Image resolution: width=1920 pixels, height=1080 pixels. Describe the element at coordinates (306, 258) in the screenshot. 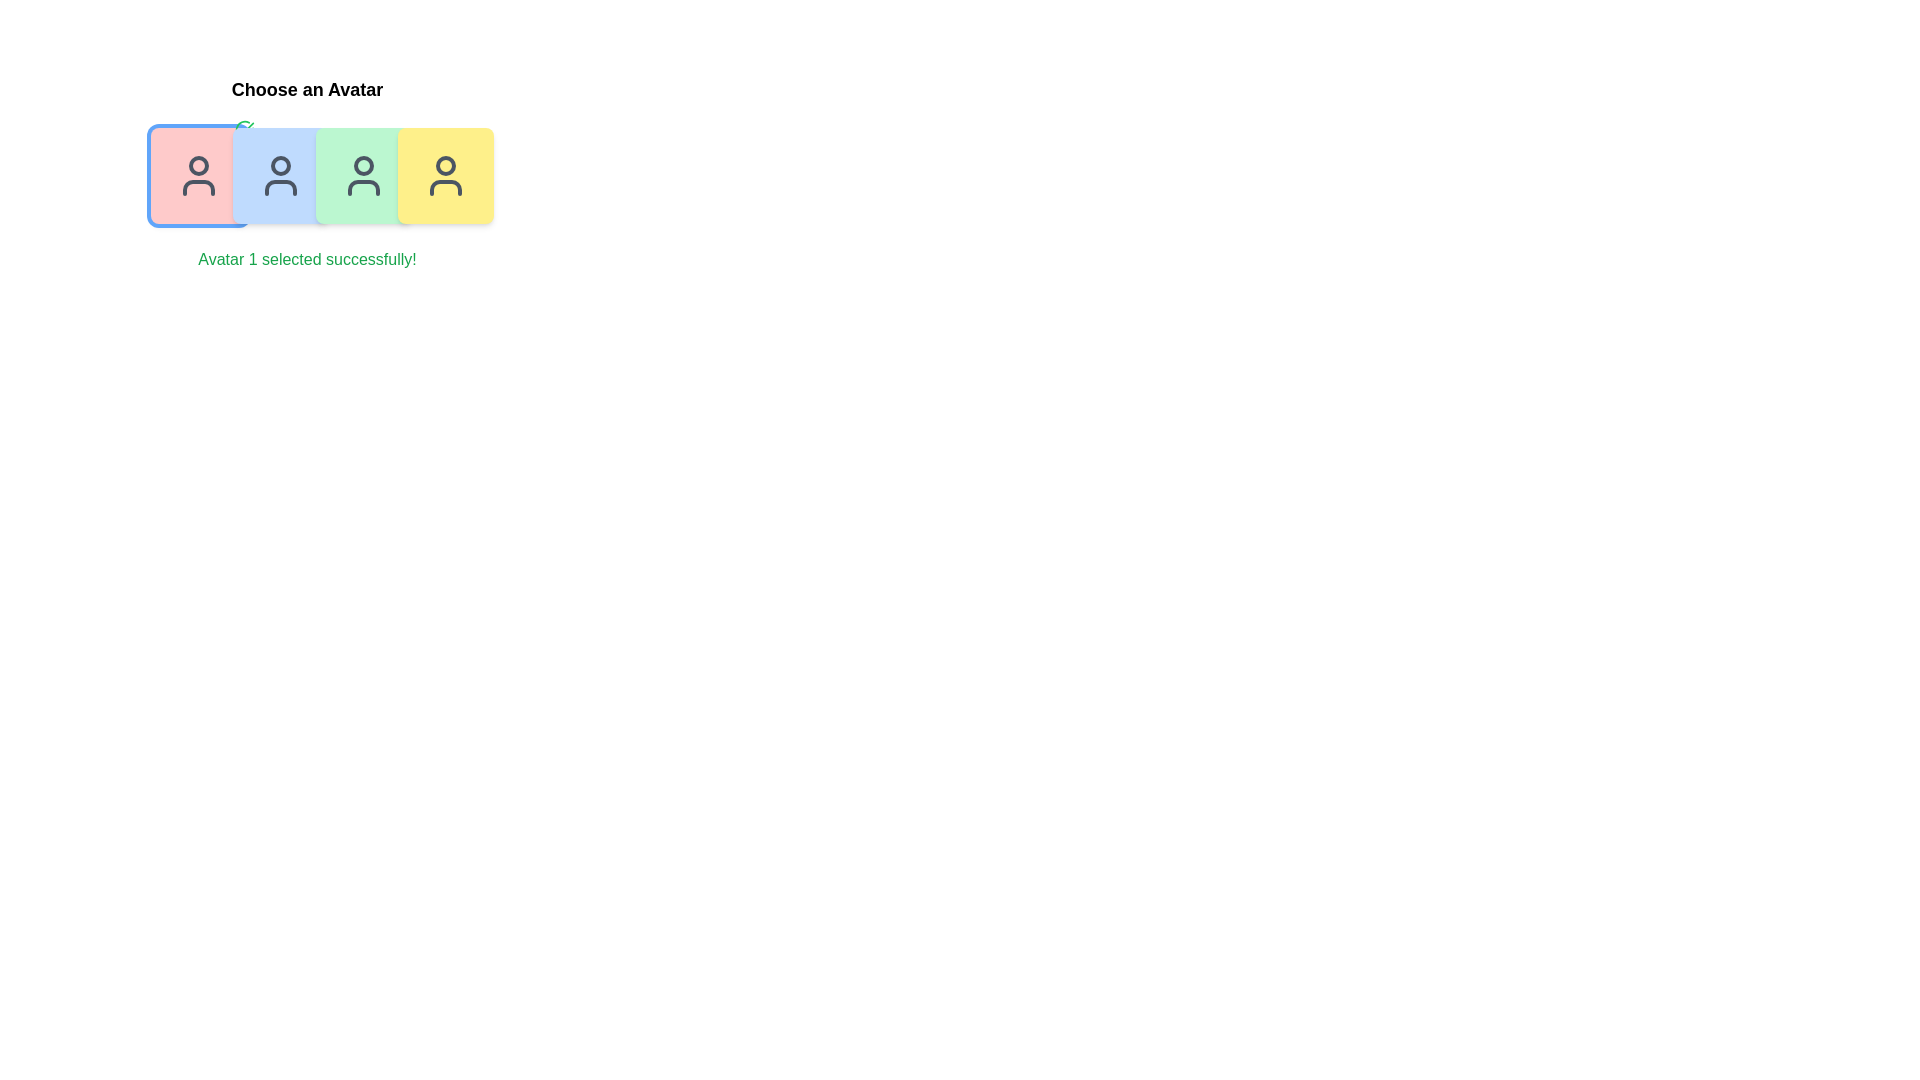

I see `the Feedback Notification Text that reads 'Avatar 1 selected successfully!' displayed in green font, located beneath the avatar grid` at that location.